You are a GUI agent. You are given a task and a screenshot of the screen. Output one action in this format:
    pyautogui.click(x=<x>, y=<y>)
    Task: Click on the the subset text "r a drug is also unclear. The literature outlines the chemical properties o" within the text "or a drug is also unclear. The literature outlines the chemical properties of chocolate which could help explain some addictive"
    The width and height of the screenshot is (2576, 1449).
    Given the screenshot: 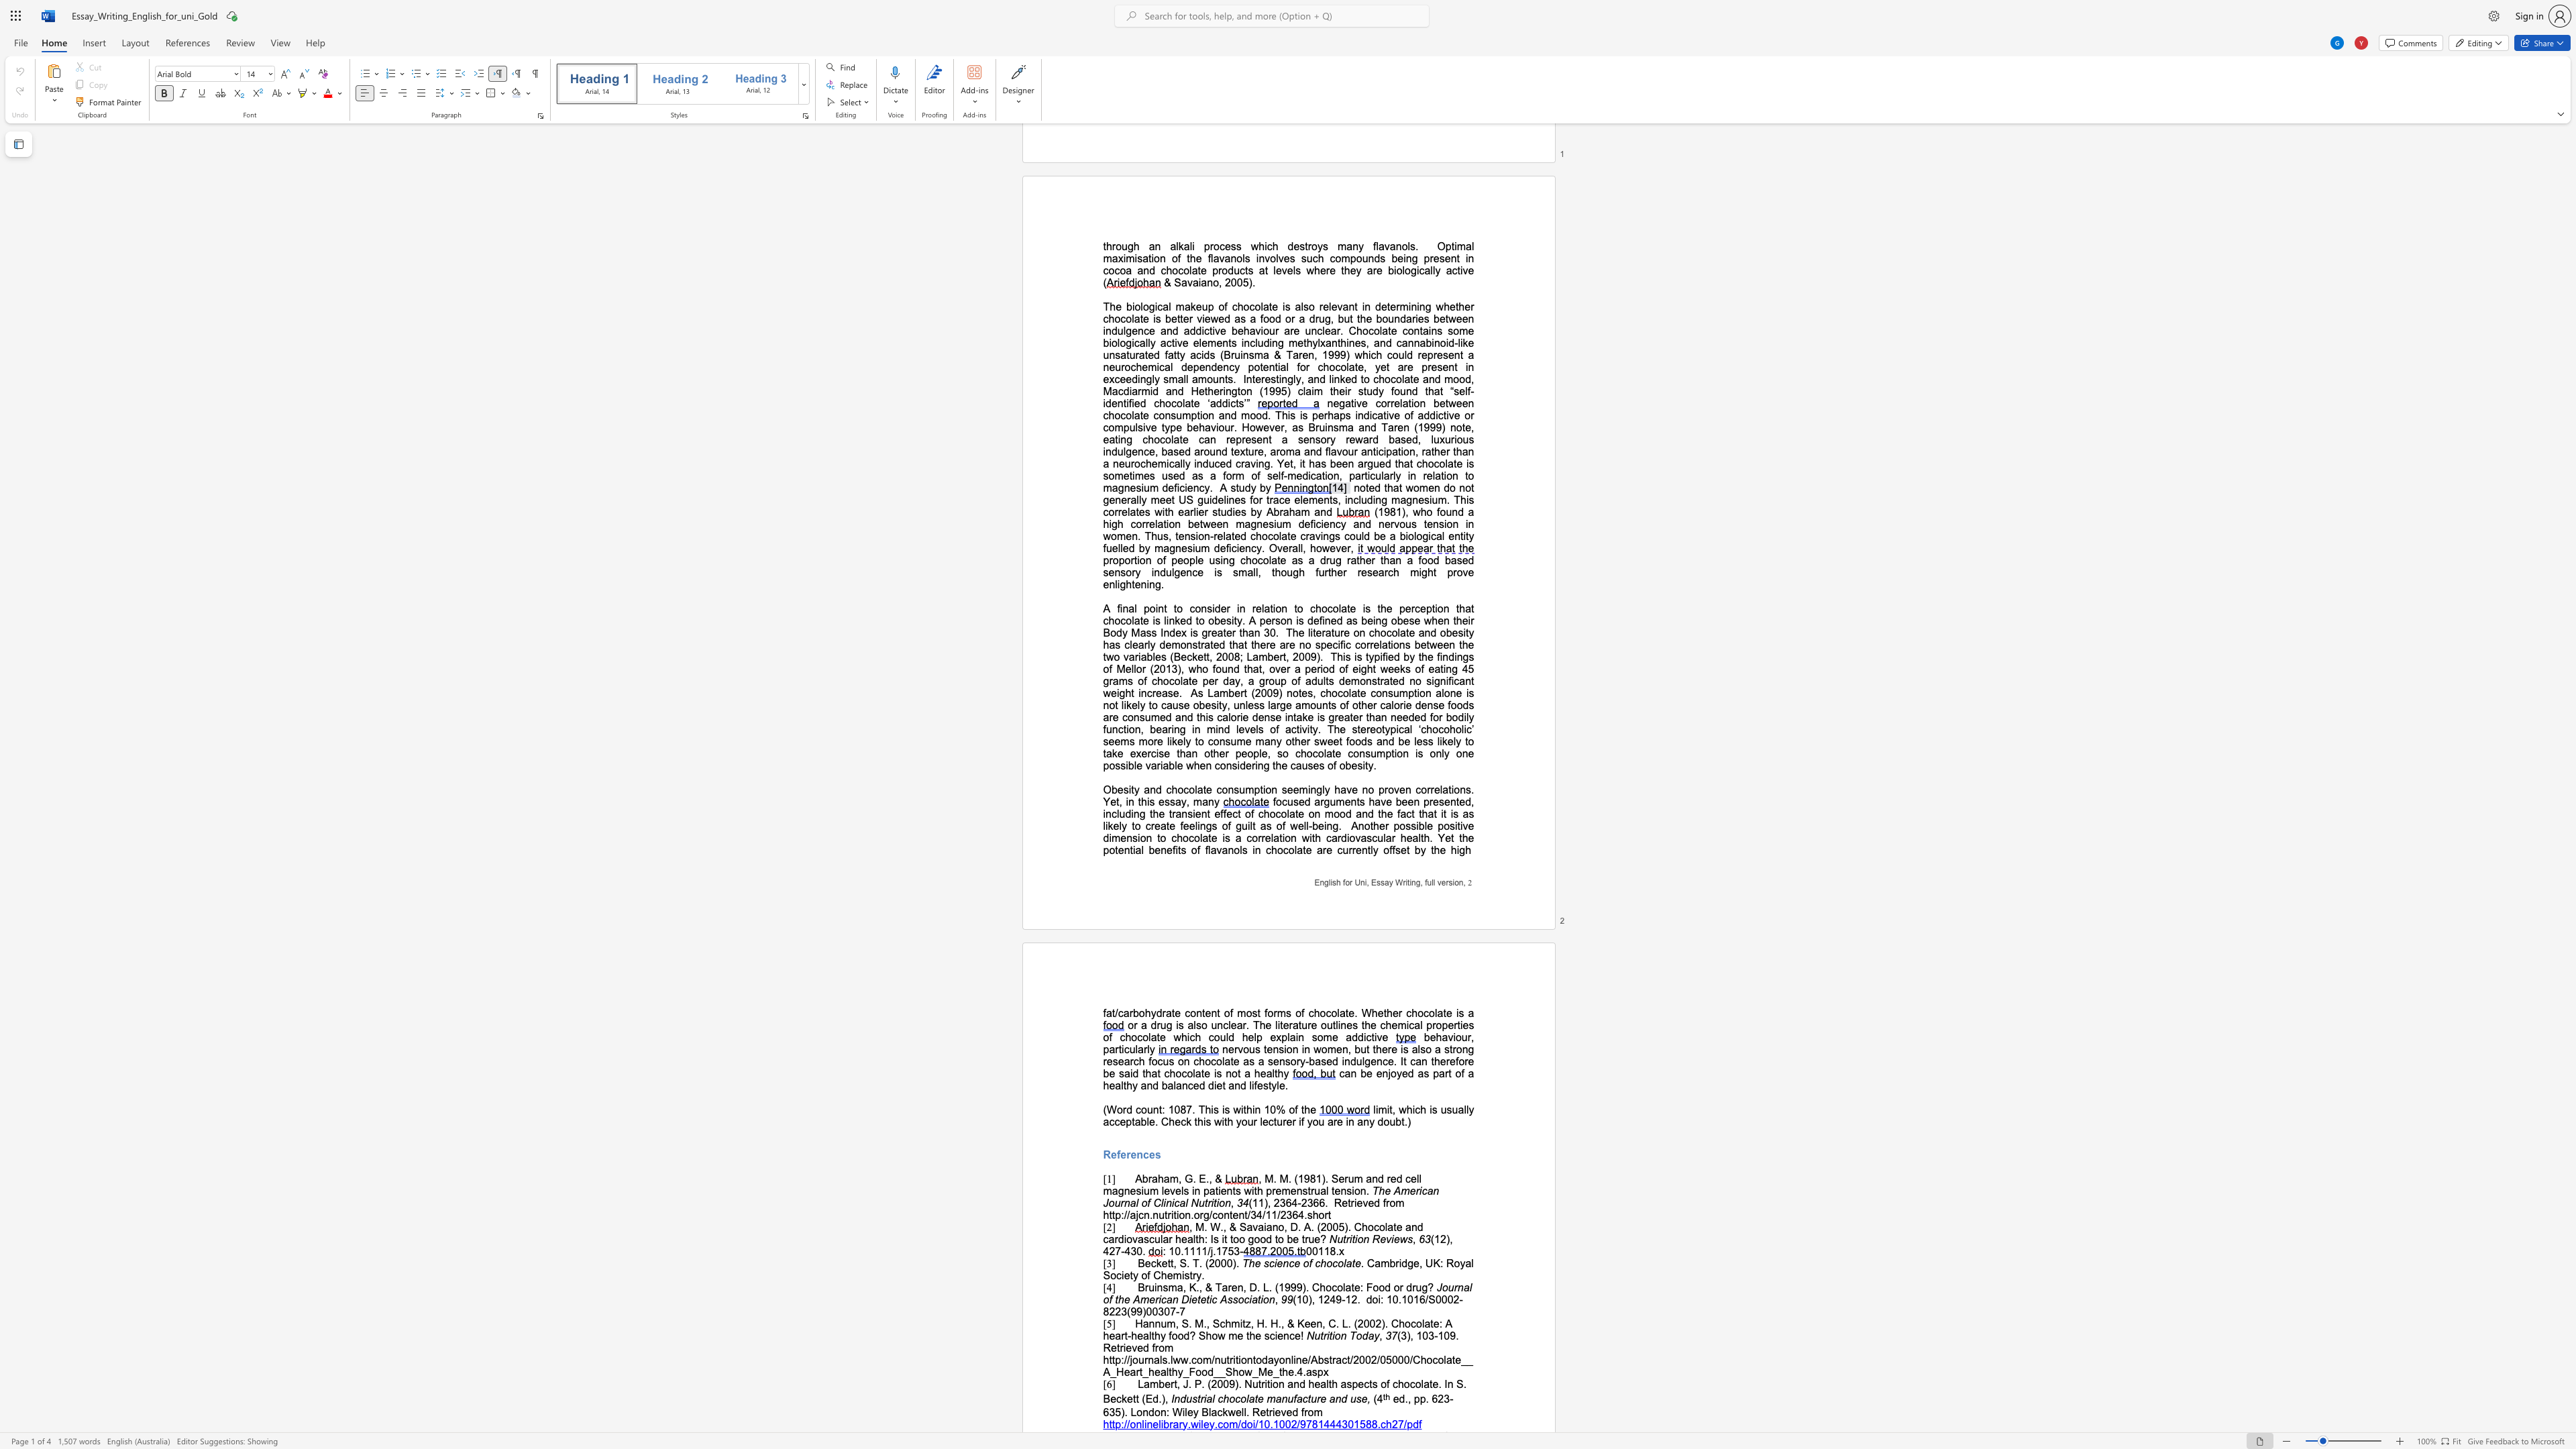 What is the action you would take?
    pyautogui.click(x=1132, y=1024)
    